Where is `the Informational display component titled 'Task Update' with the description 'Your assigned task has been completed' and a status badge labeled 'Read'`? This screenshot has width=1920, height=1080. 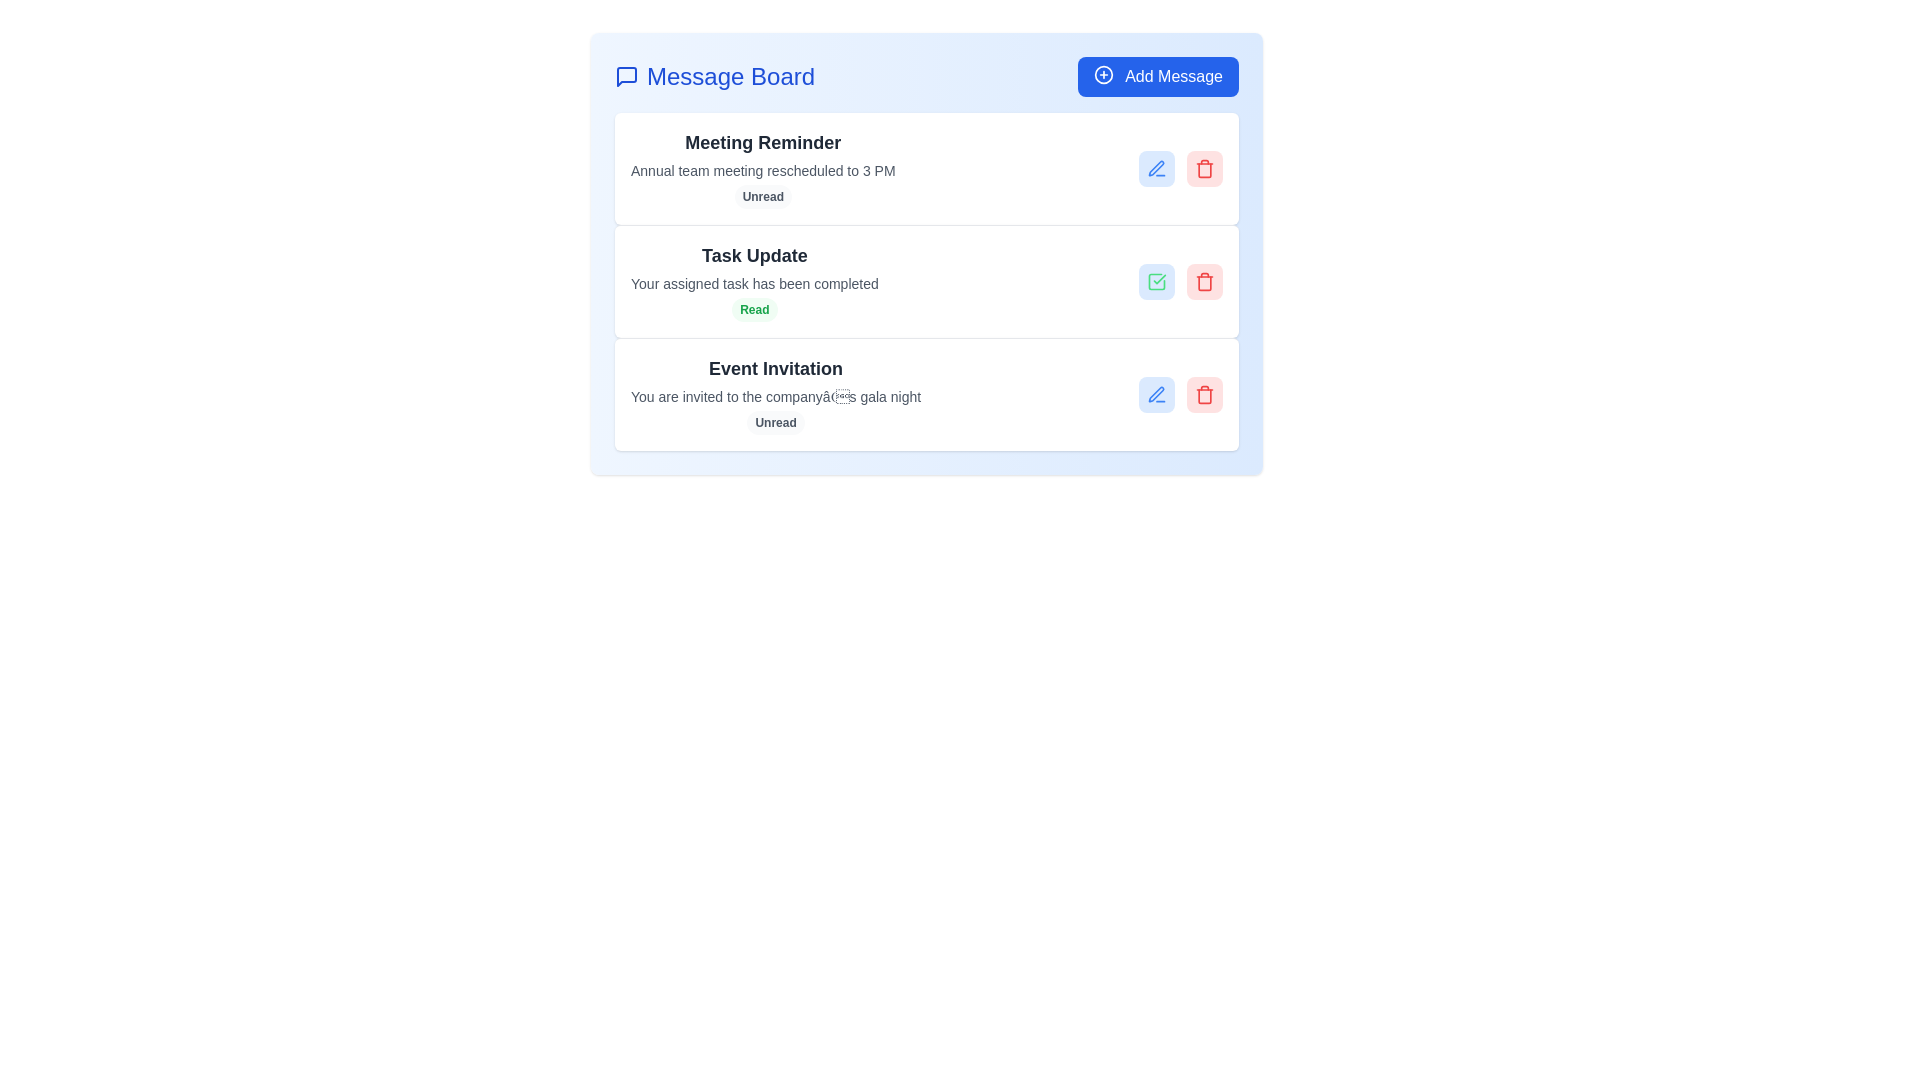
the Informational display component titled 'Task Update' with the description 'Your assigned task has been completed' and a status badge labeled 'Read' is located at coordinates (753, 281).